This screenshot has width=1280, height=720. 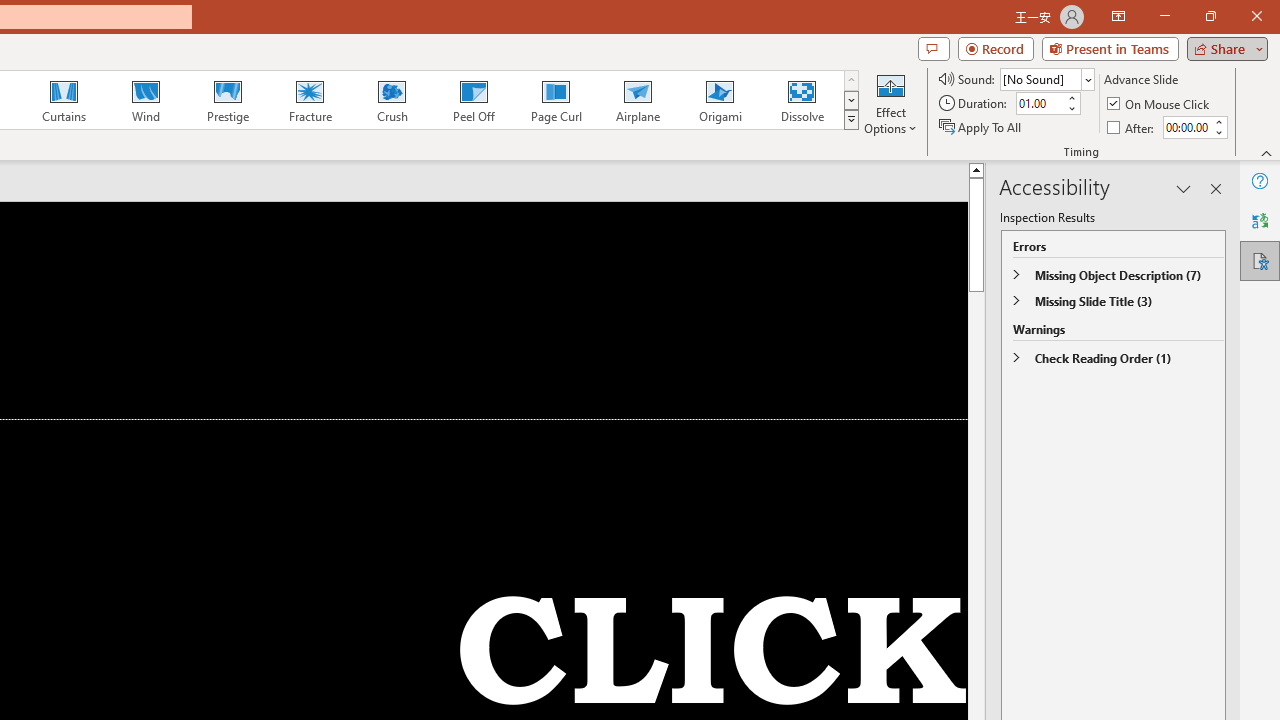 What do you see at coordinates (851, 120) in the screenshot?
I see `'Transition Effects'` at bounding box center [851, 120].